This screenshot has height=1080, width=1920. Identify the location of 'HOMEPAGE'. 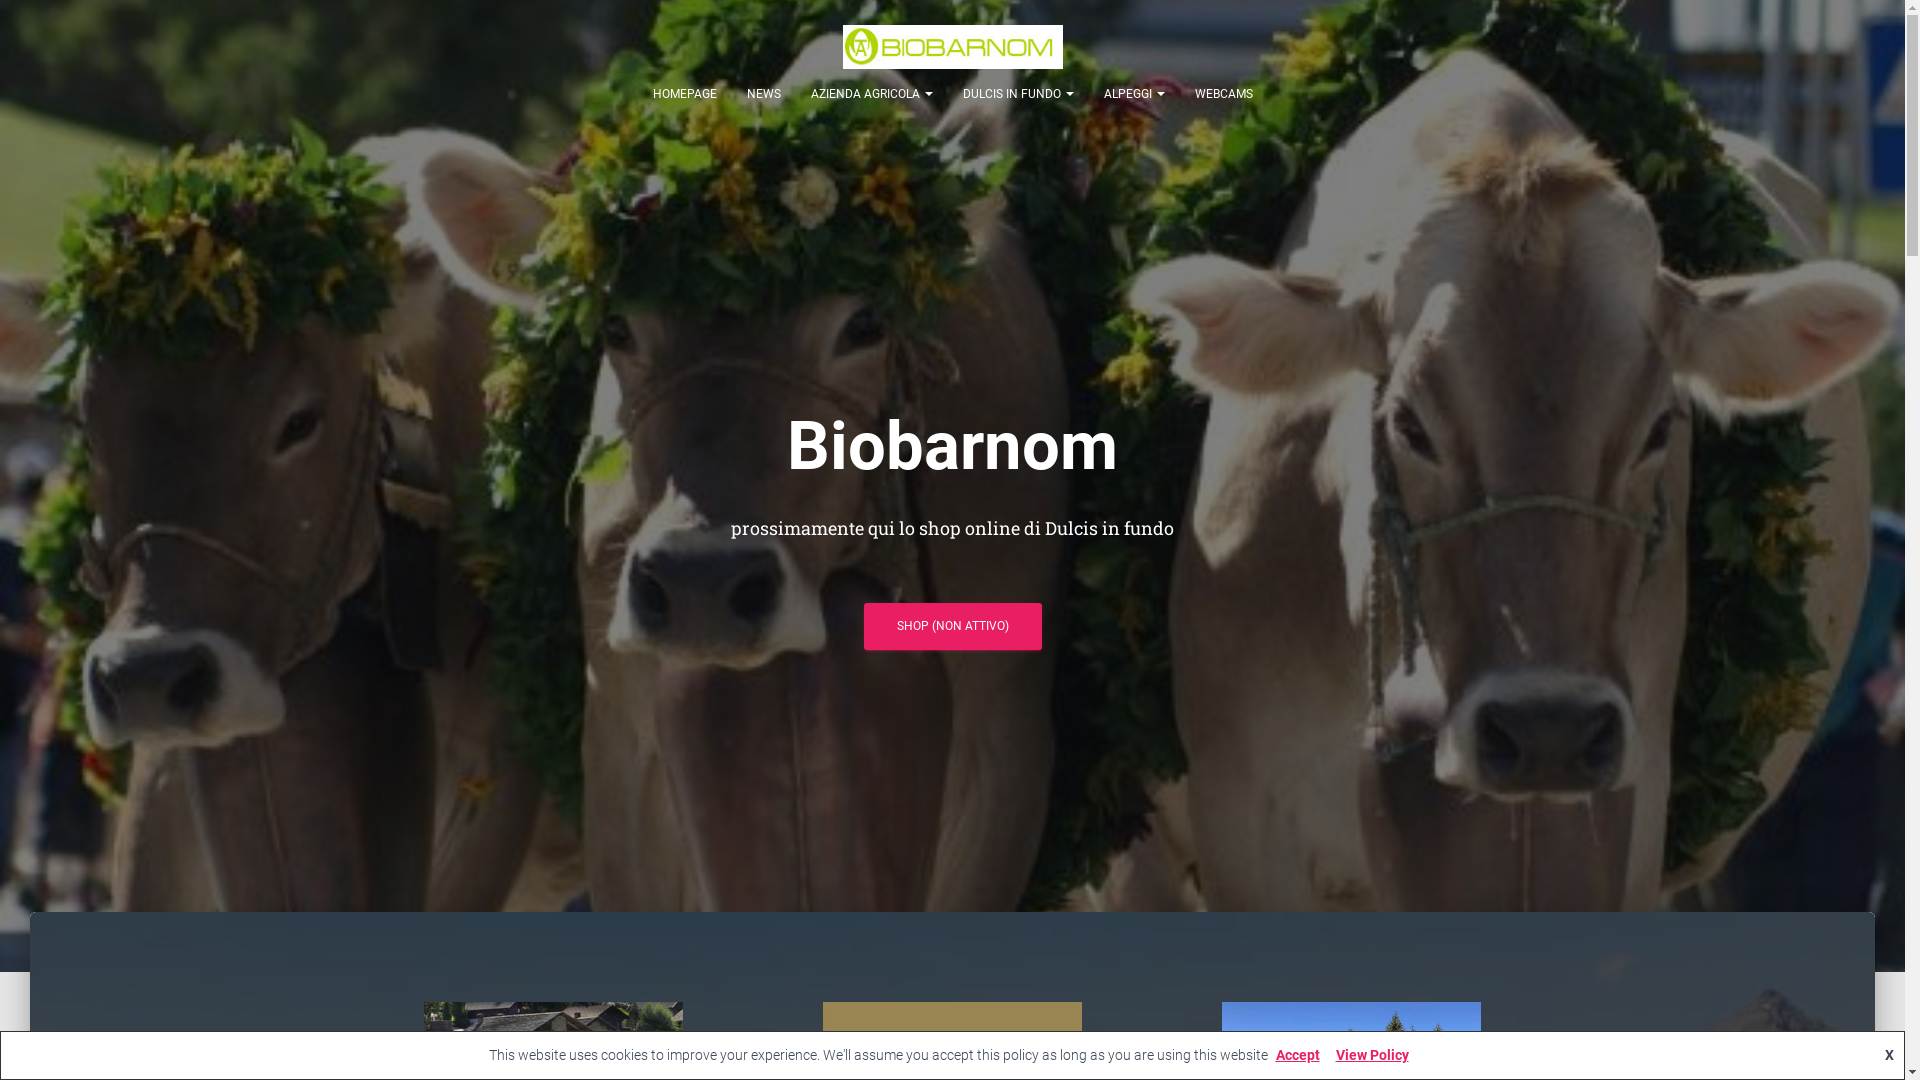
(685, 93).